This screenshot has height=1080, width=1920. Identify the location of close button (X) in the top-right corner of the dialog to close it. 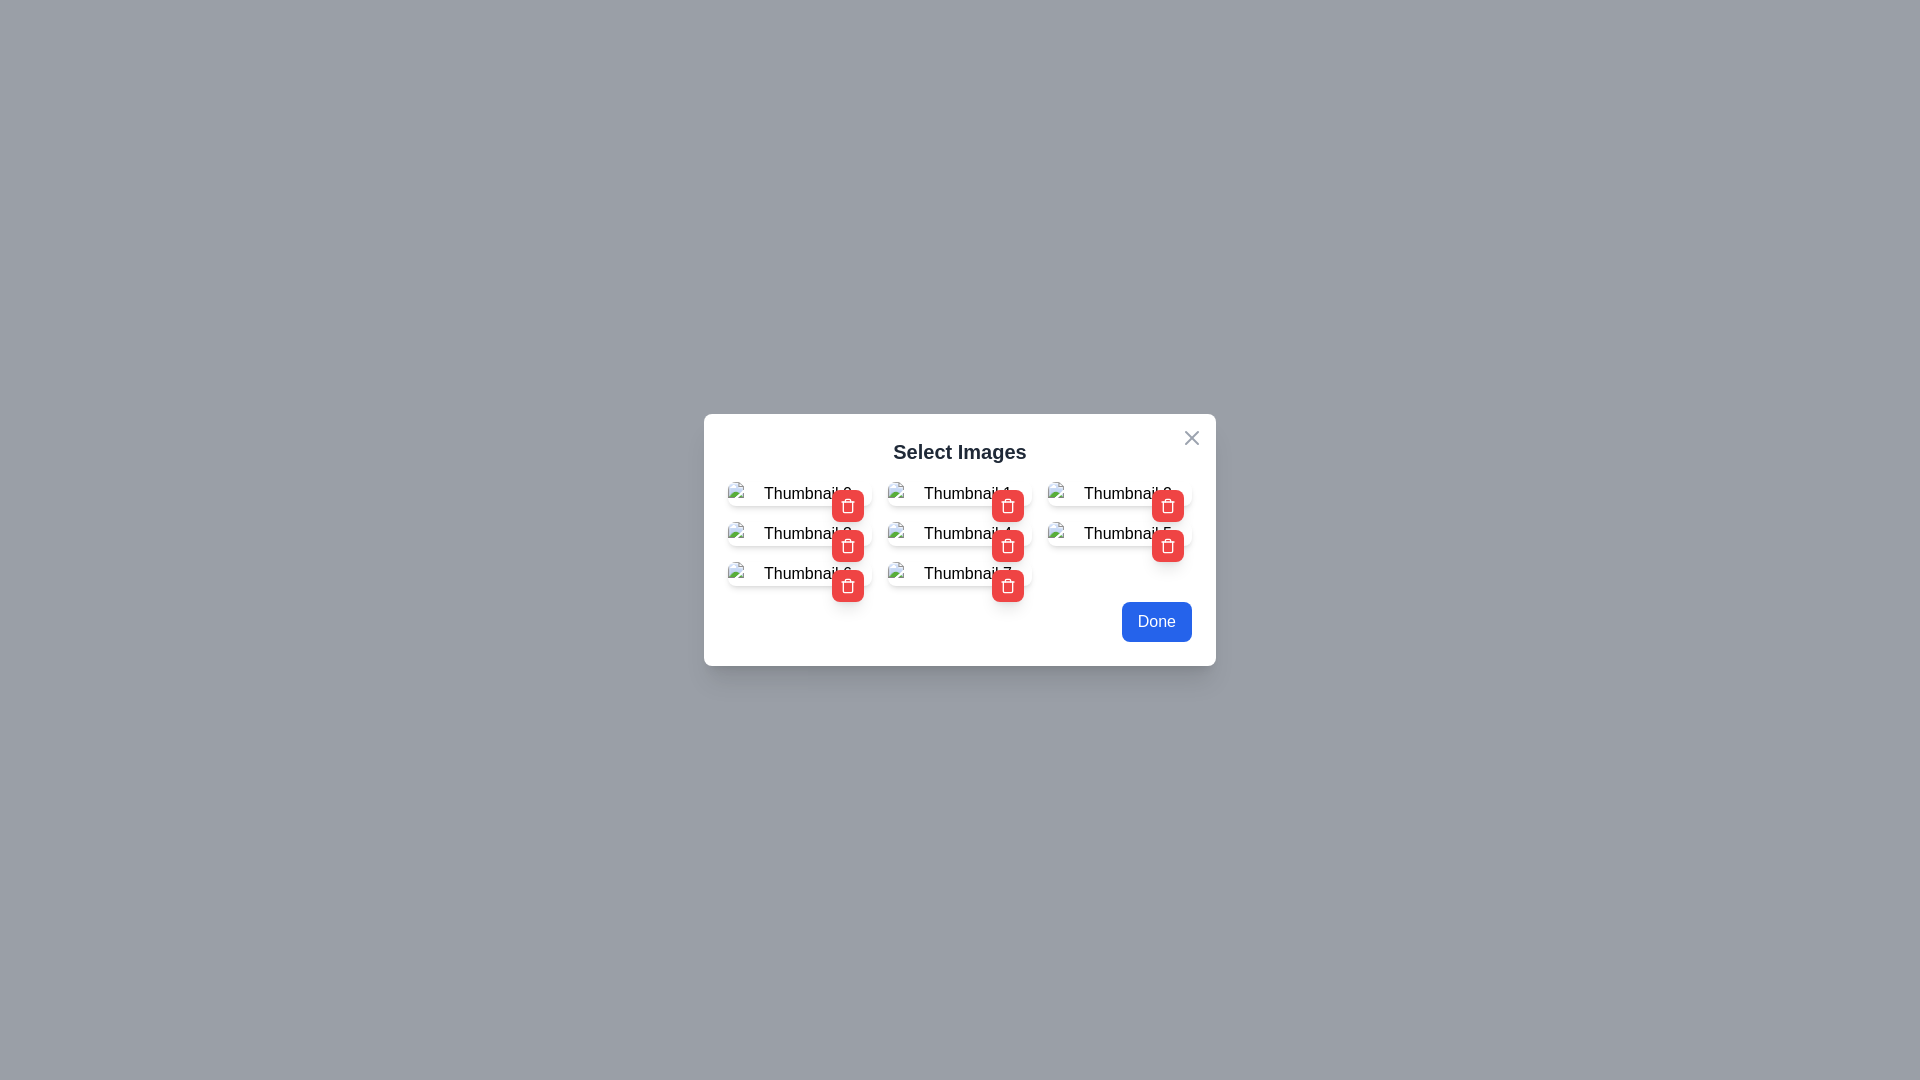
(1191, 437).